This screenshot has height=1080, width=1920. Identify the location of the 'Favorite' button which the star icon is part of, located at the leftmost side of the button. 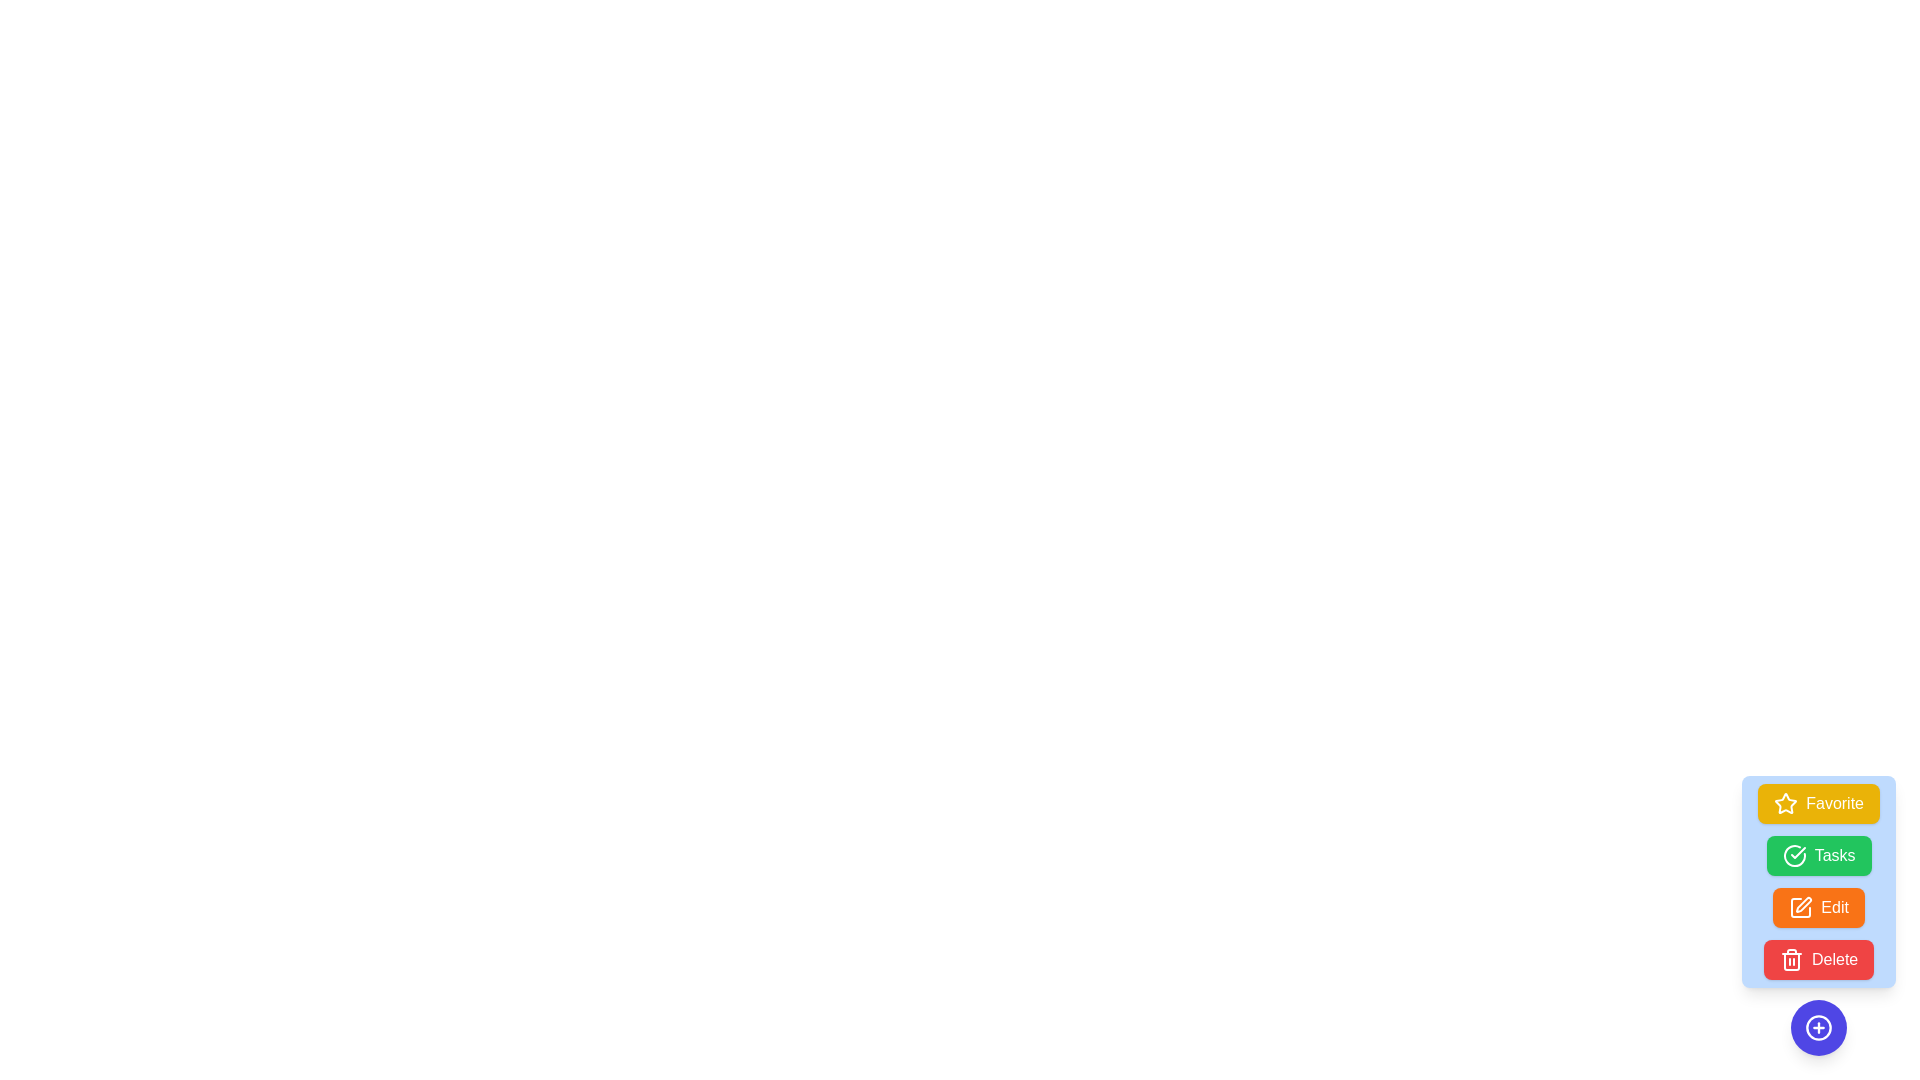
(1786, 802).